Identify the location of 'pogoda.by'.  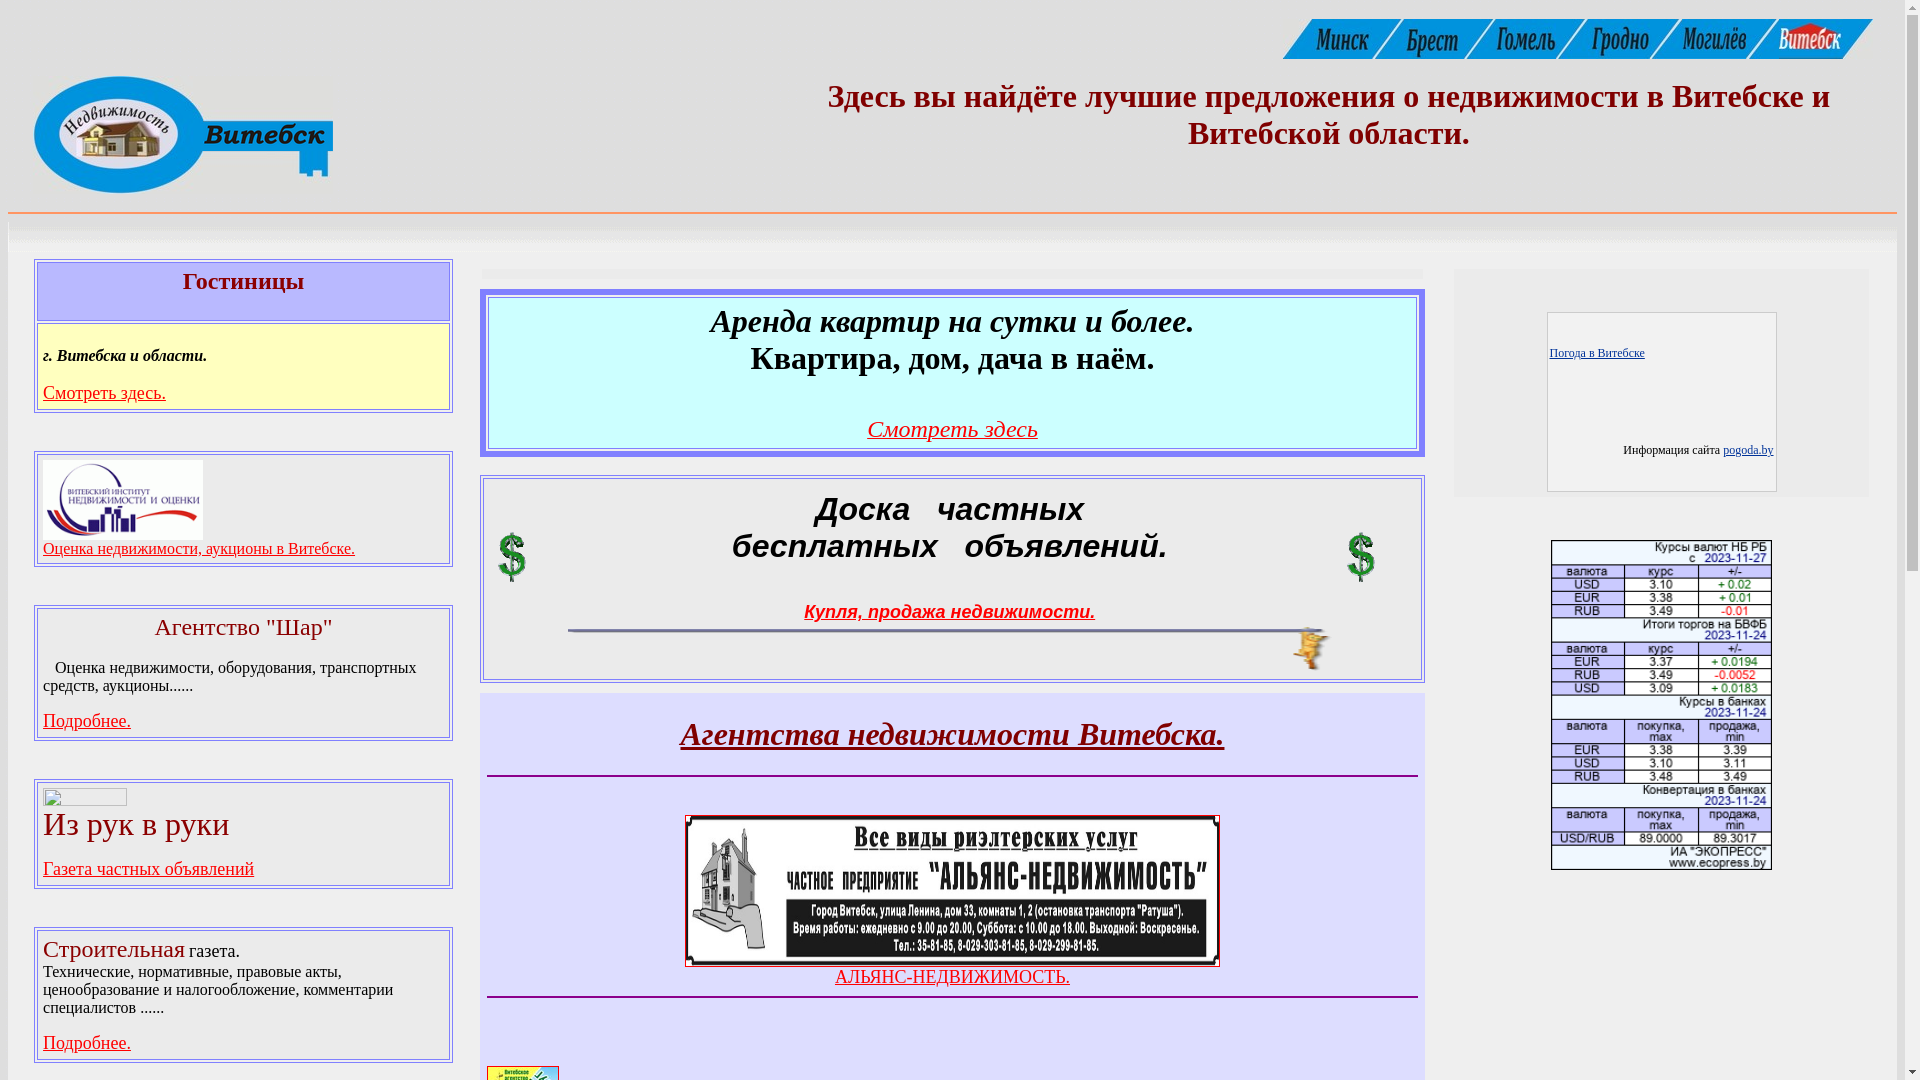
(1746, 450).